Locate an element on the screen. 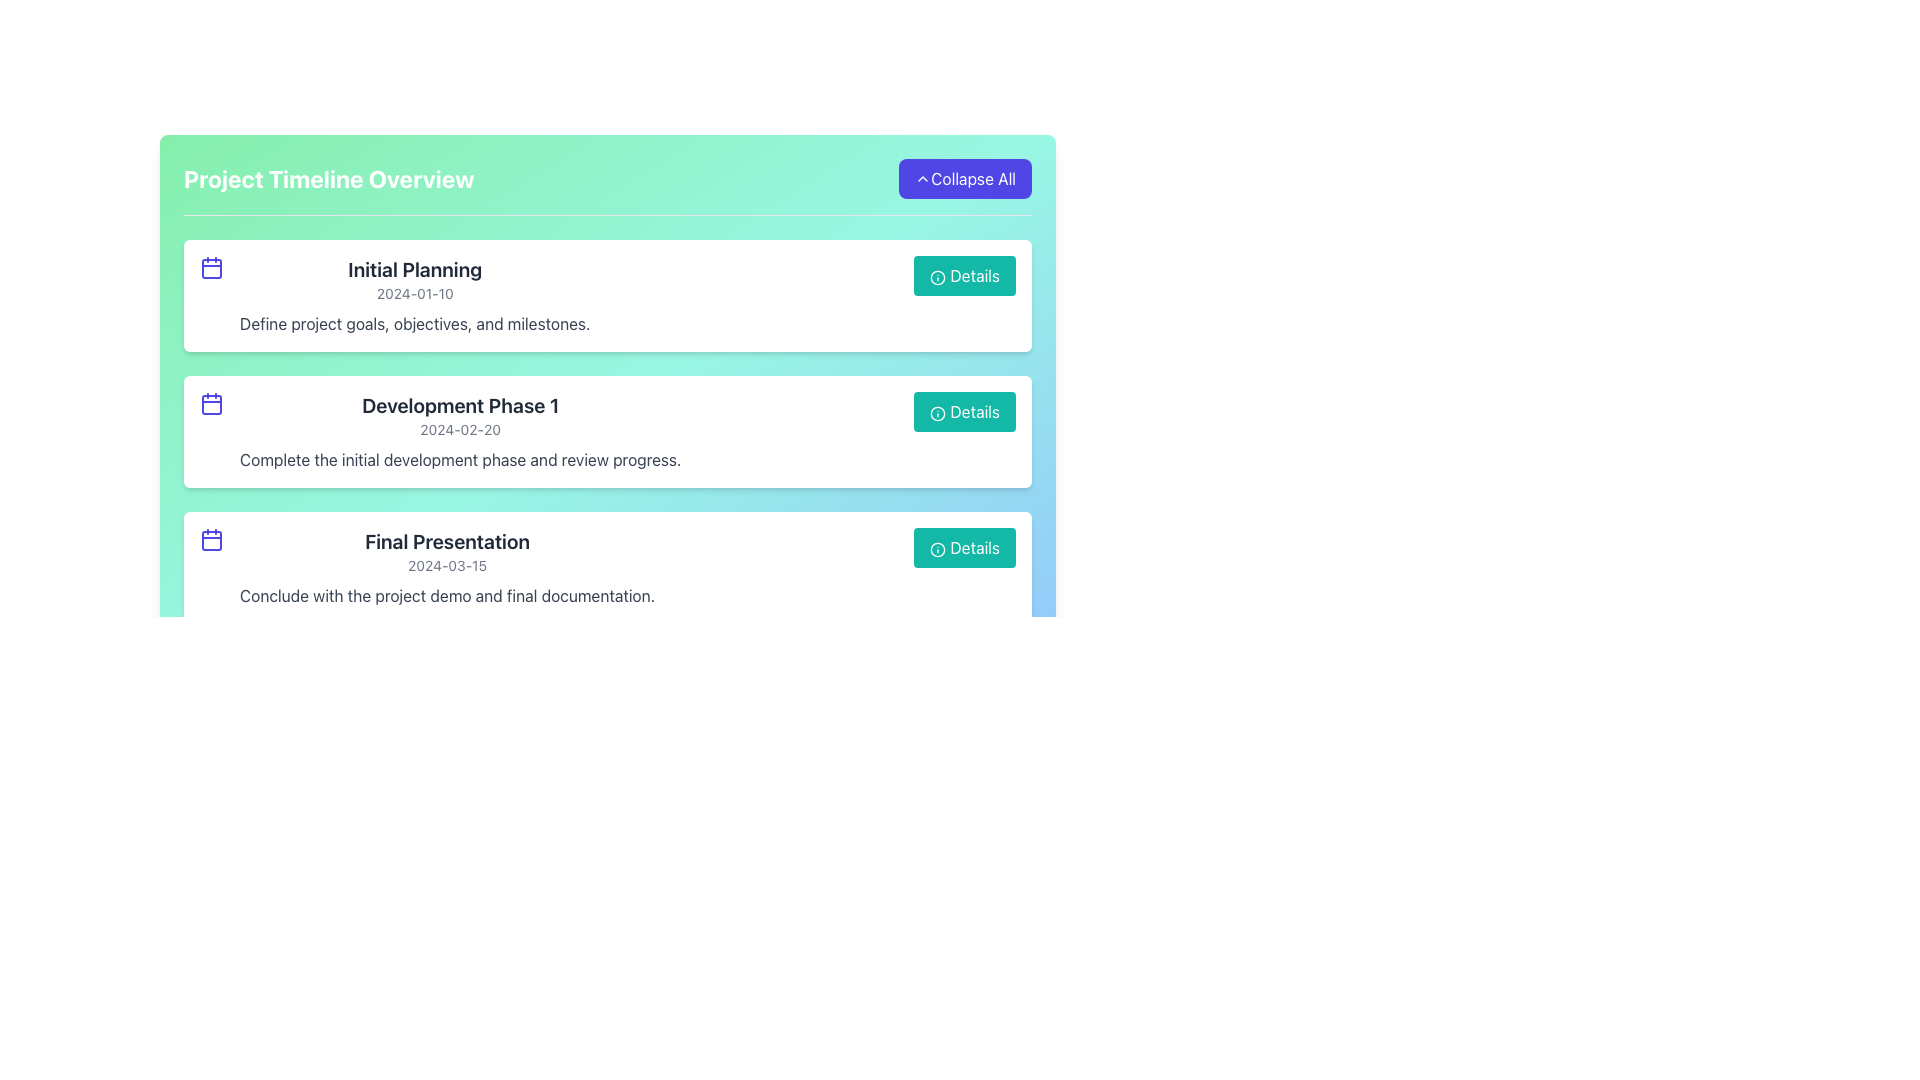 The height and width of the screenshot is (1080, 1920). the 'info' icon styled with a circular outline and a dot and line inside, located within the 'Details' button on the right side of the 'Initial Planning' card is located at coordinates (937, 277).